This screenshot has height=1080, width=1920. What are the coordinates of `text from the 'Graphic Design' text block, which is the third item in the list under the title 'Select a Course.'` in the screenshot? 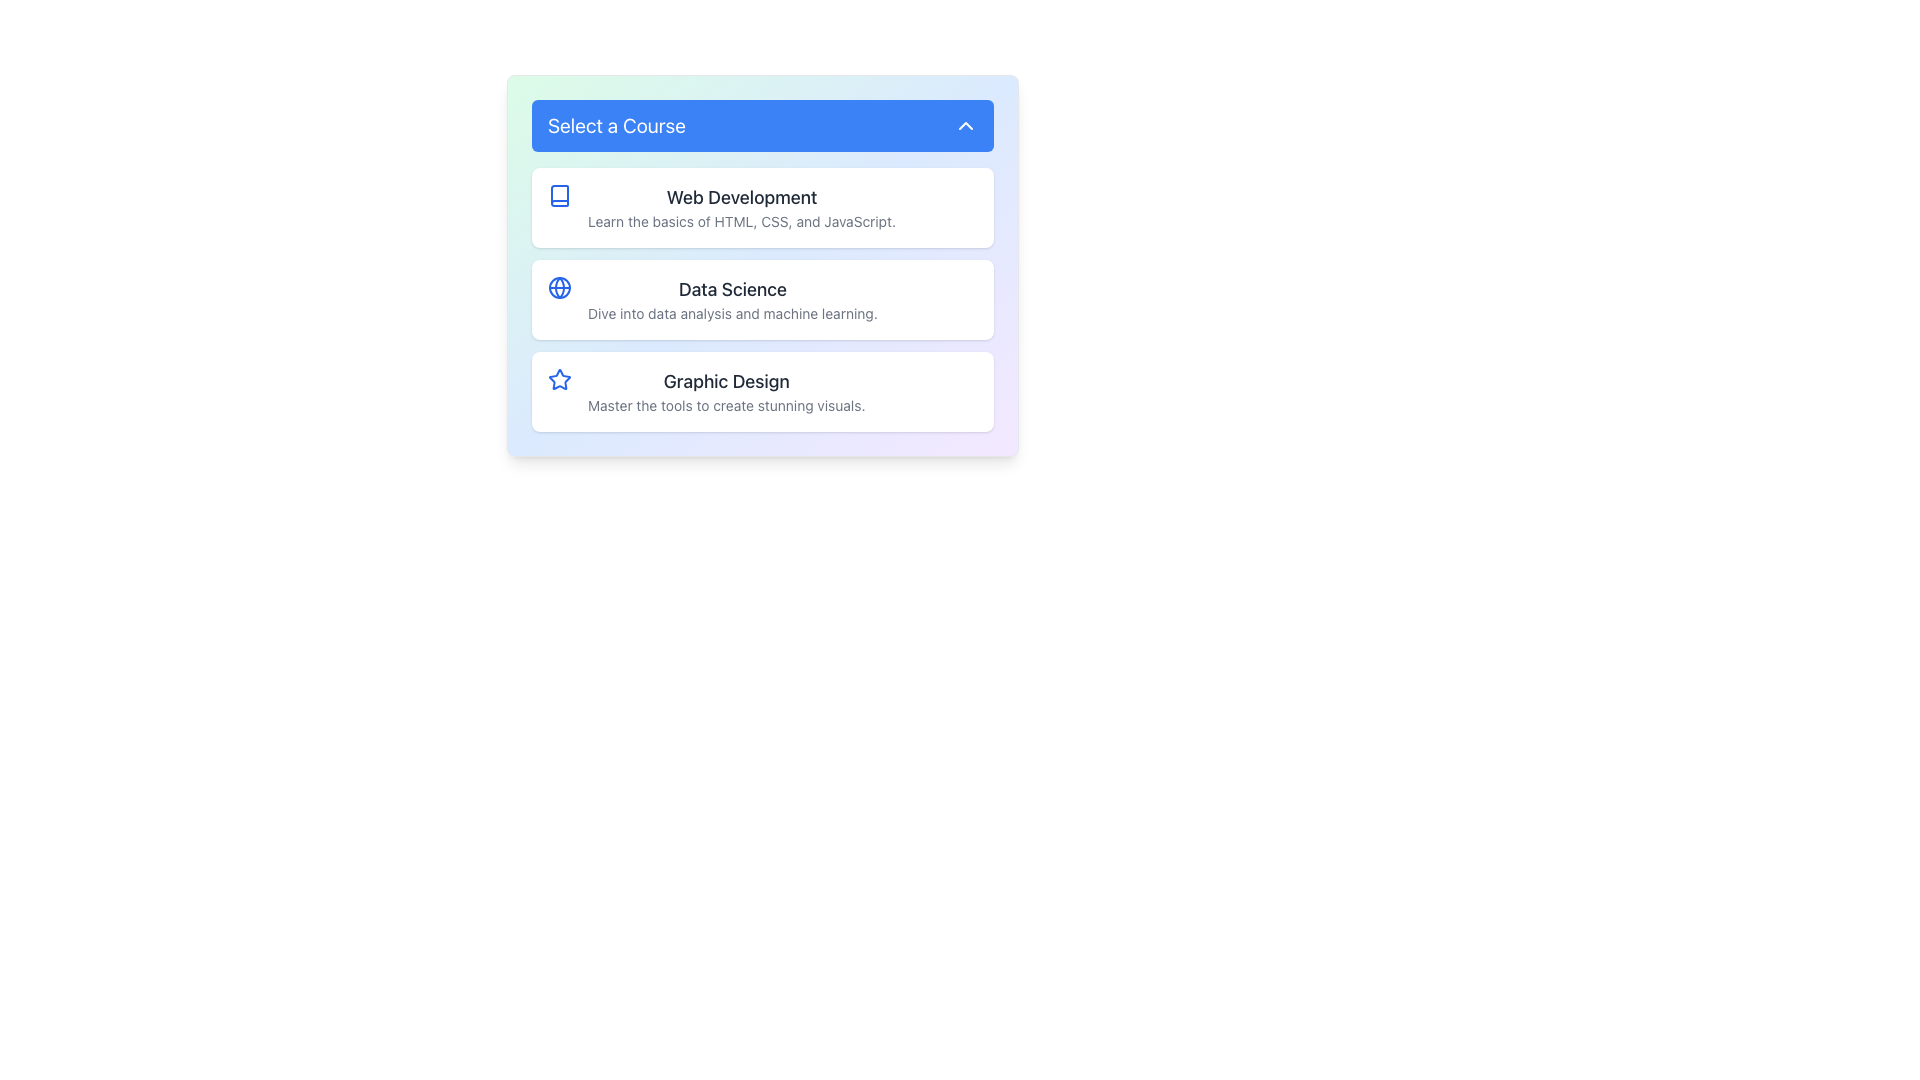 It's located at (725, 392).